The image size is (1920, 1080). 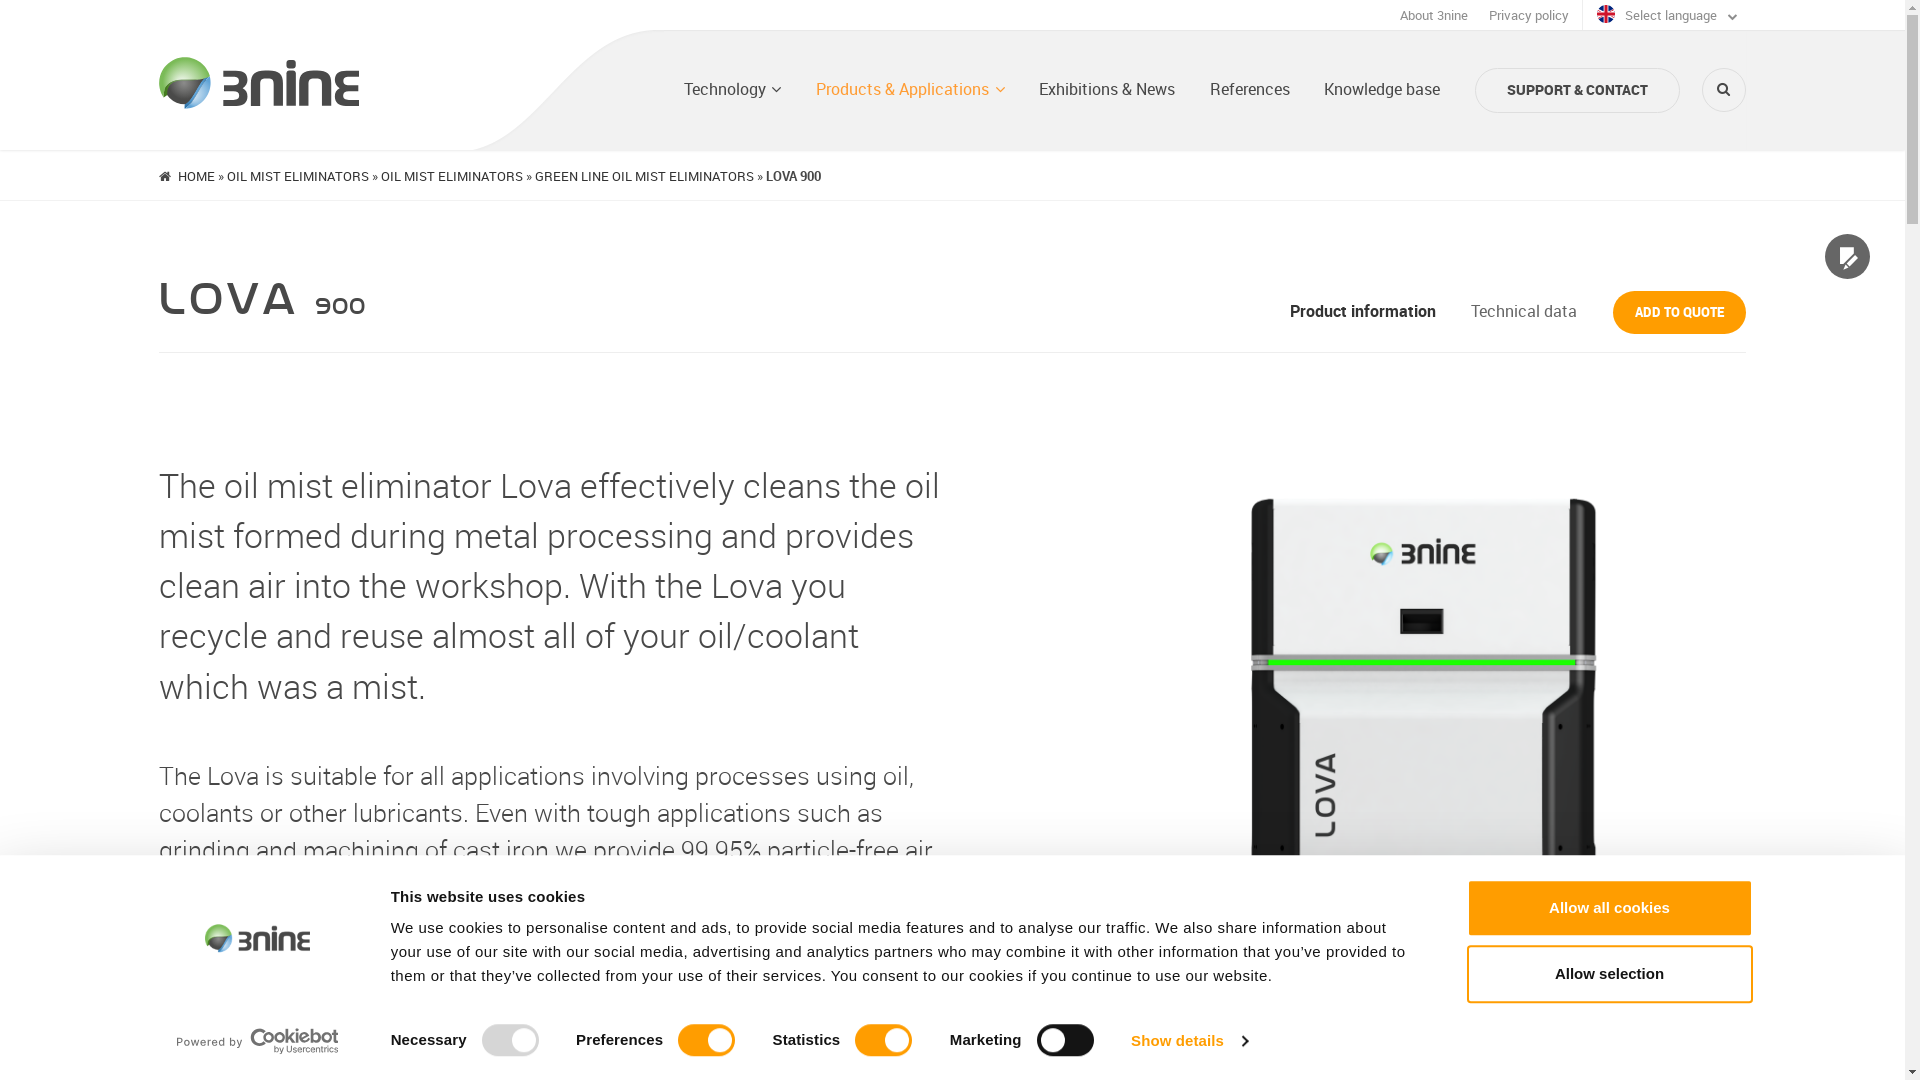 What do you see at coordinates (1608, 973) in the screenshot?
I see `'Allow selection'` at bounding box center [1608, 973].